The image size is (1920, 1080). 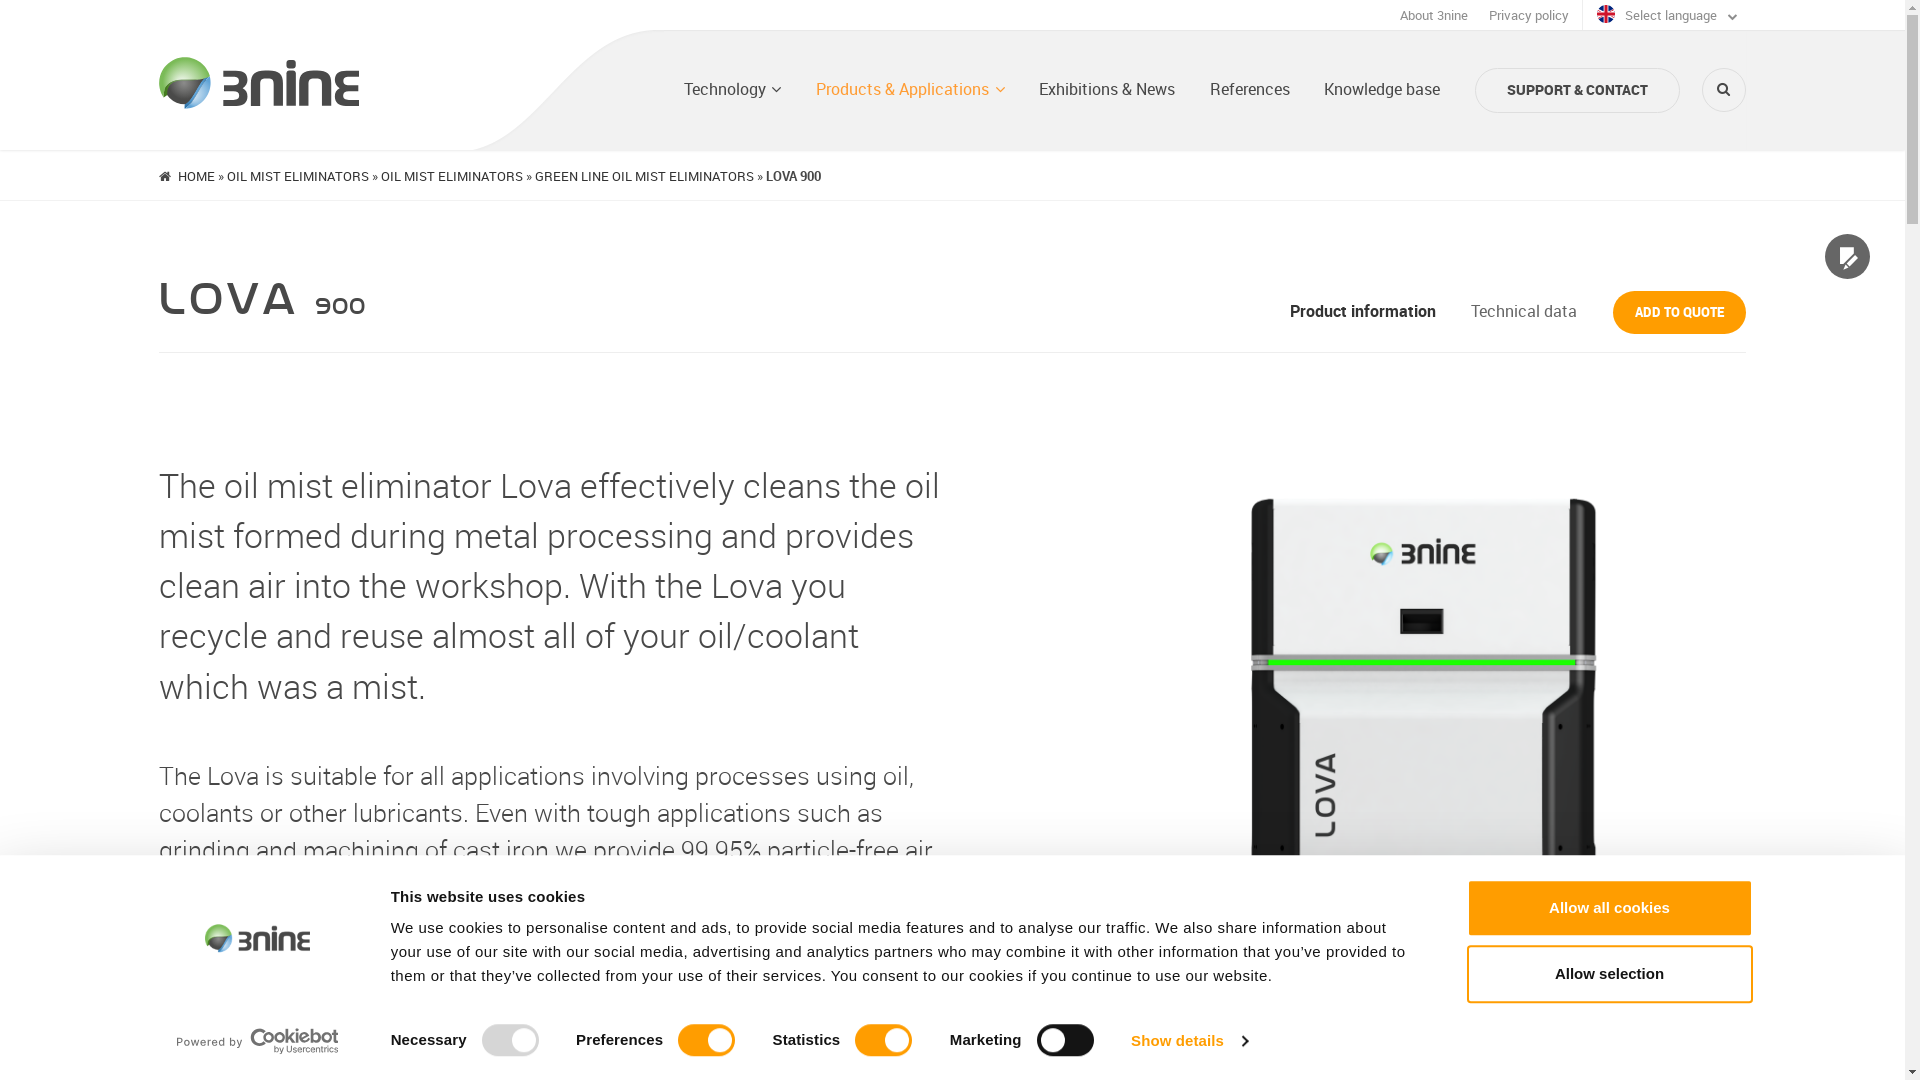 What do you see at coordinates (1608, 973) in the screenshot?
I see `'Allow selection'` at bounding box center [1608, 973].